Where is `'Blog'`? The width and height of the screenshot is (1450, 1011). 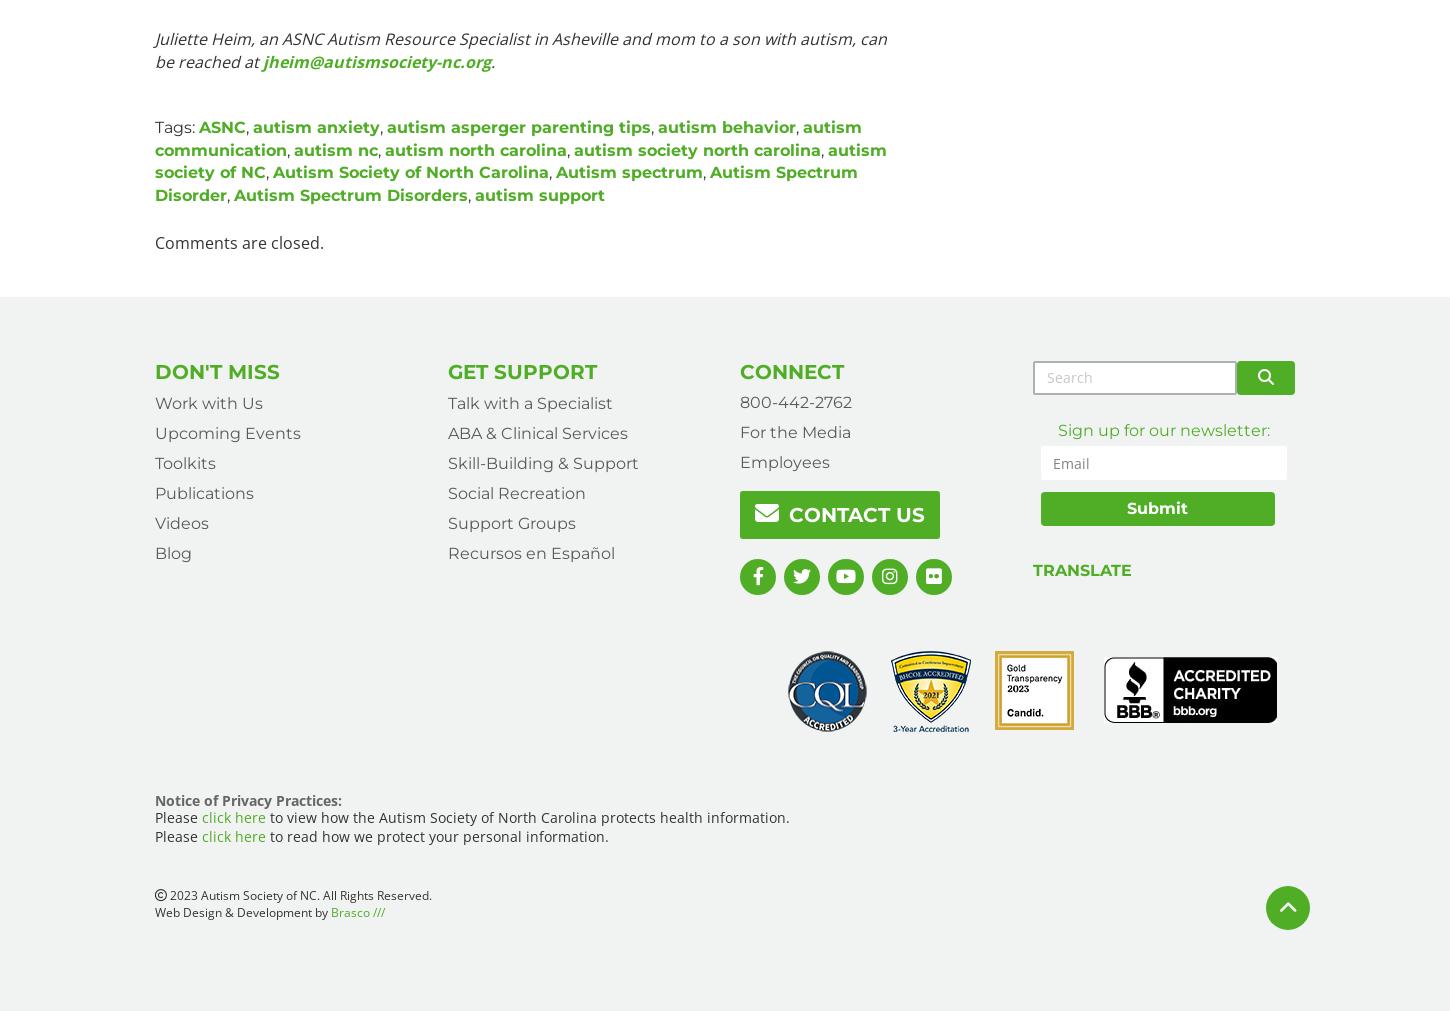 'Blog' is located at coordinates (154, 552).